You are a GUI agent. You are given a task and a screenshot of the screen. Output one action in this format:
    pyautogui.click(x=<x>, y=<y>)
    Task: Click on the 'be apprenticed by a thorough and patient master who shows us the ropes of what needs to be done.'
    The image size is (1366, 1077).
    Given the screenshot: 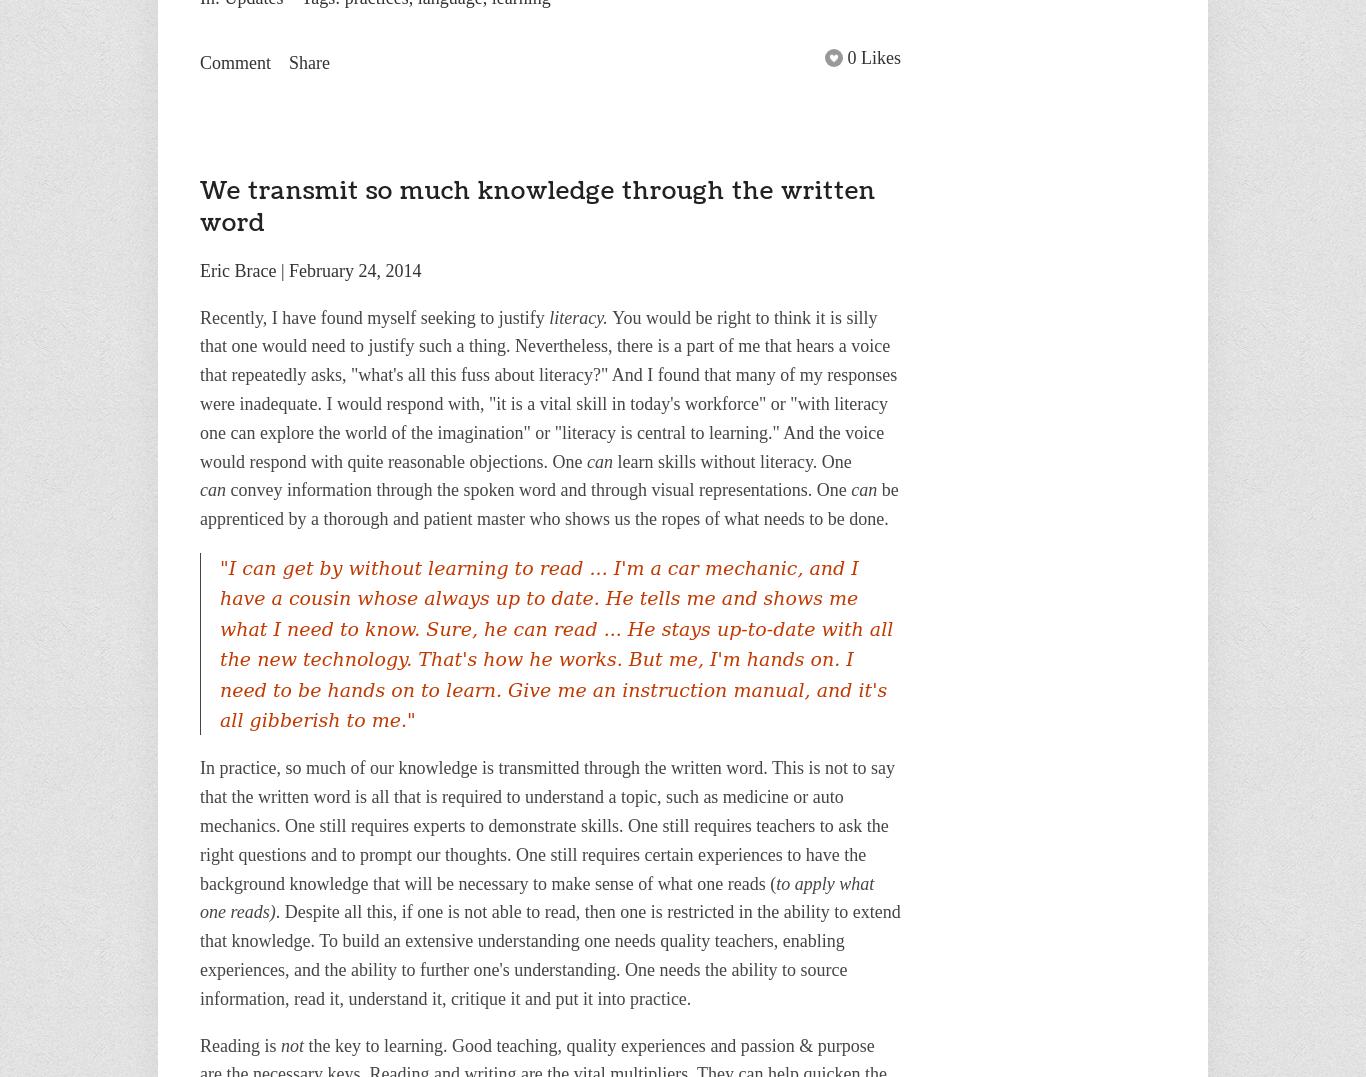 What is the action you would take?
    pyautogui.click(x=548, y=503)
    